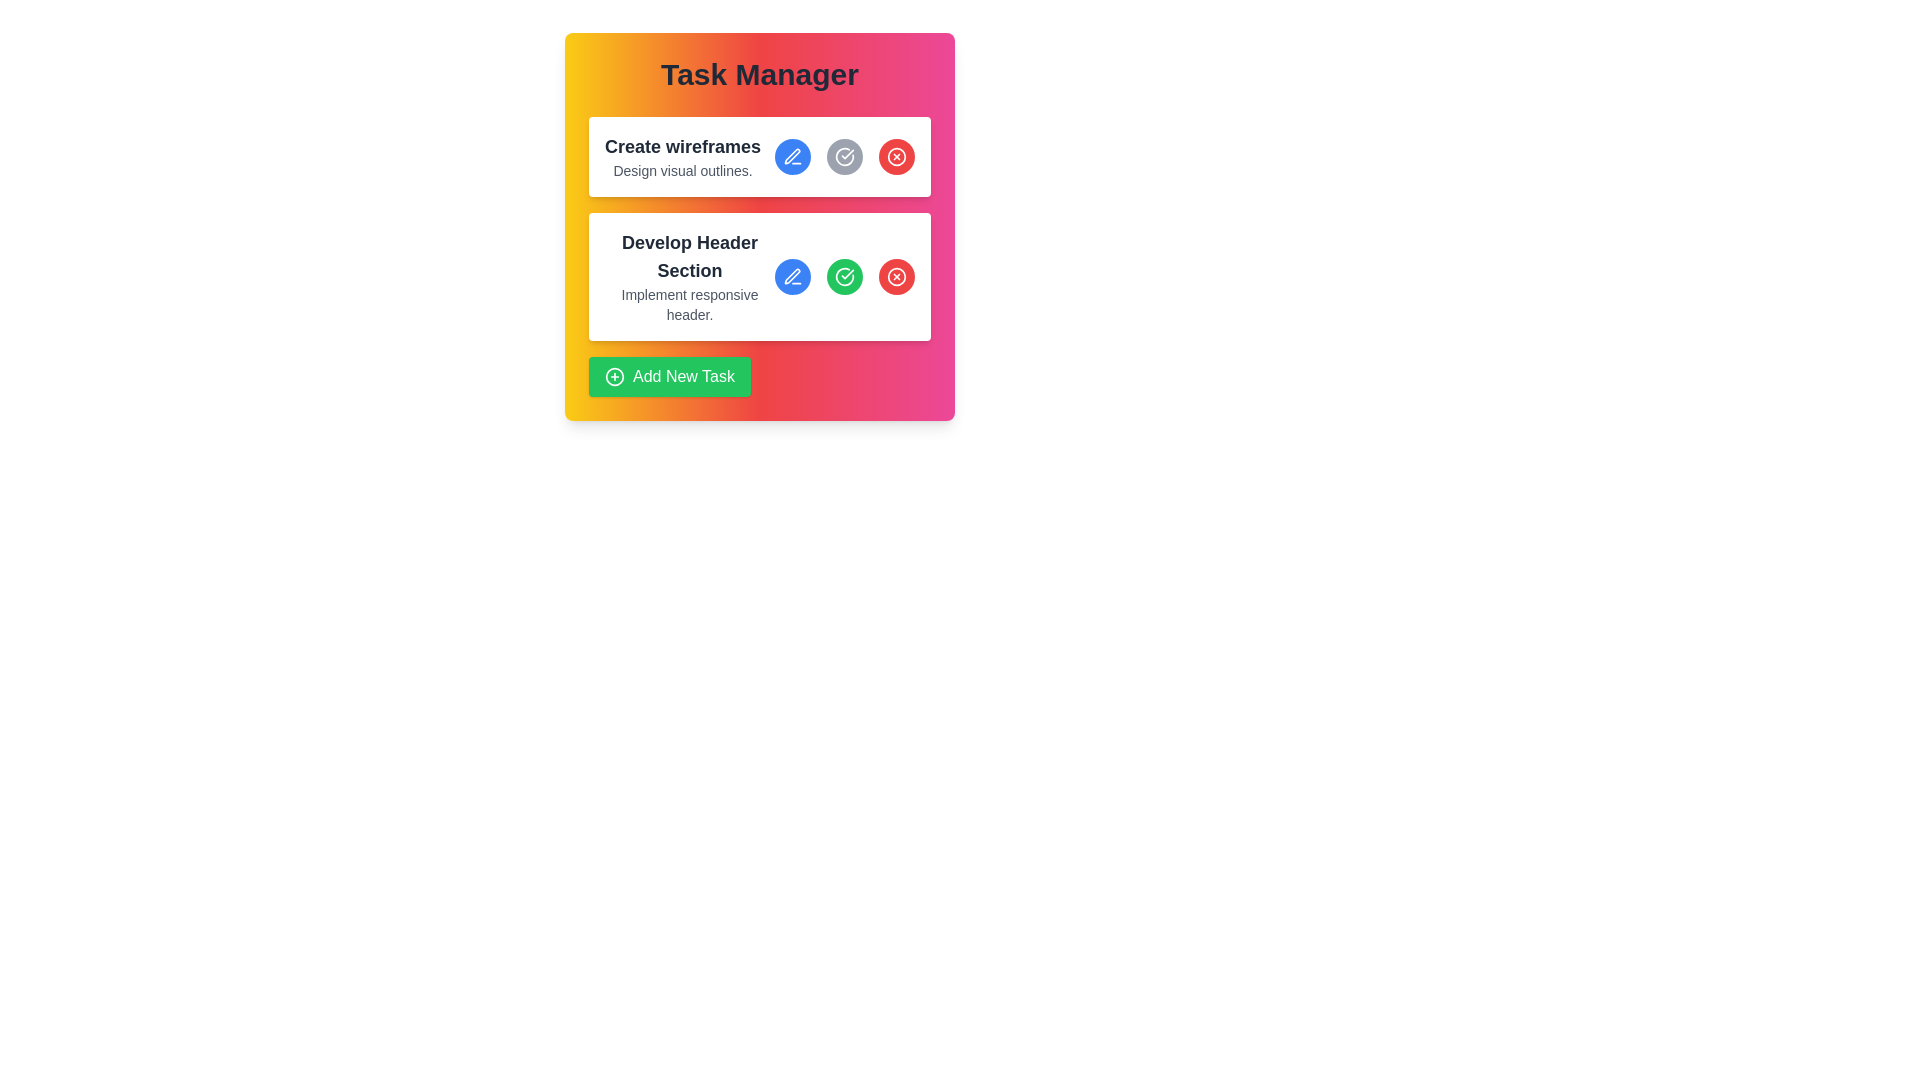 This screenshot has width=1920, height=1080. I want to click on the pencil icon on the blue circular background located in the upper-right corner of the 'Create wireframes' task card, so click(791, 155).